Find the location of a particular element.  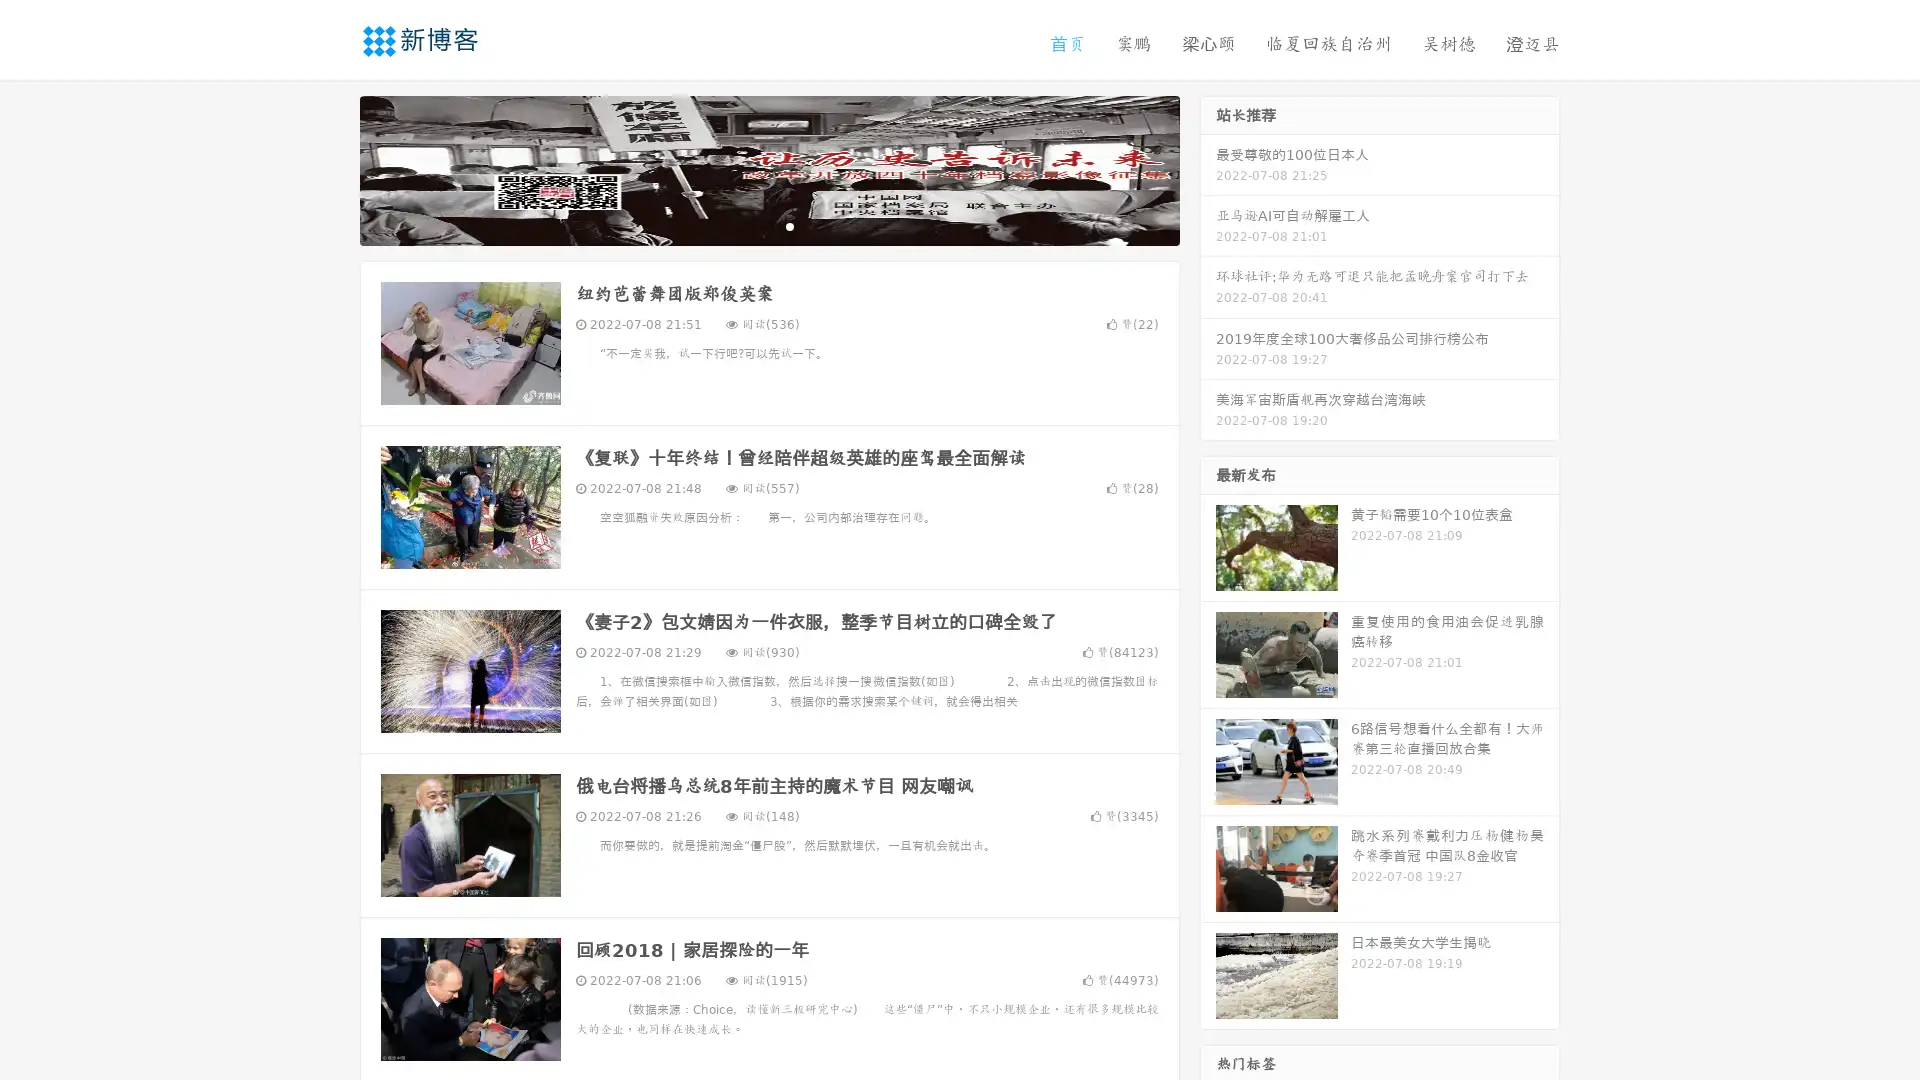

Go to slide 2 is located at coordinates (768, 225).